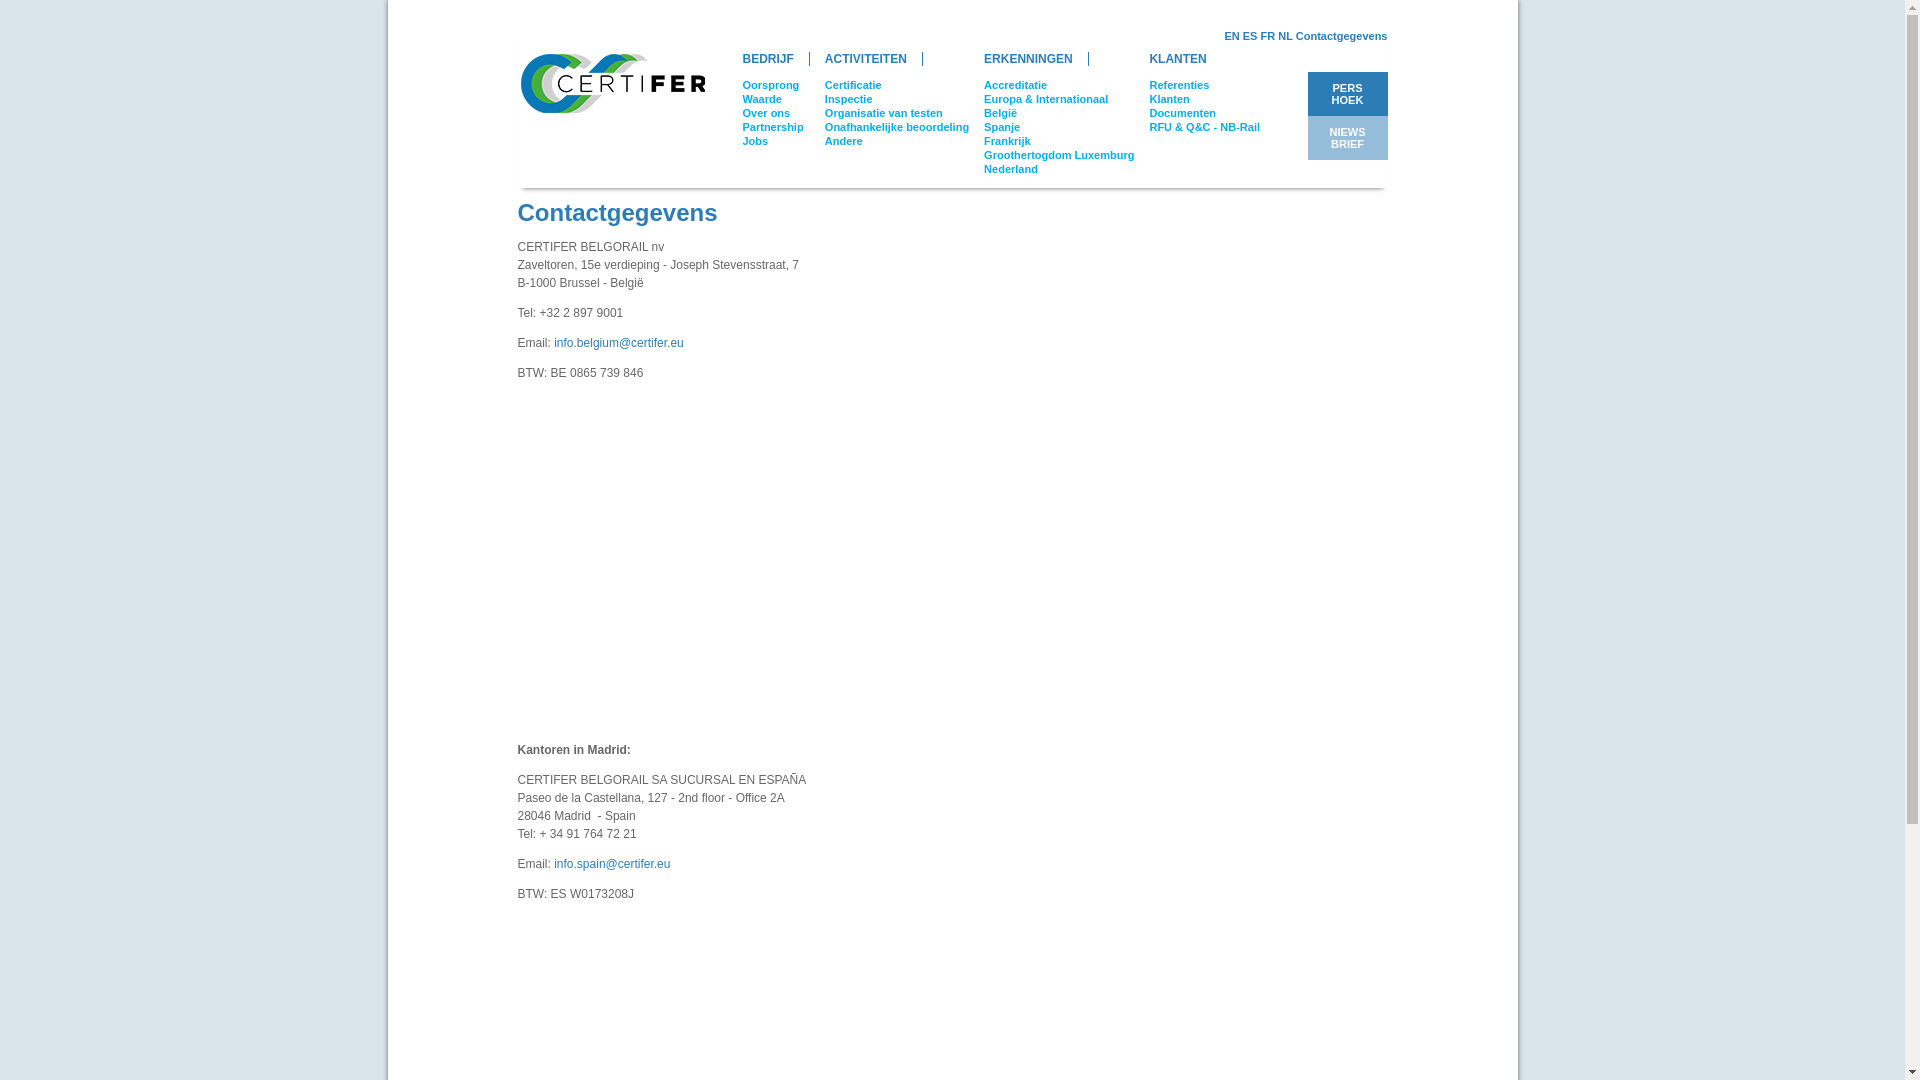 The height and width of the screenshot is (1080, 1920). What do you see at coordinates (1249, 35) in the screenshot?
I see `'ES'` at bounding box center [1249, 35].